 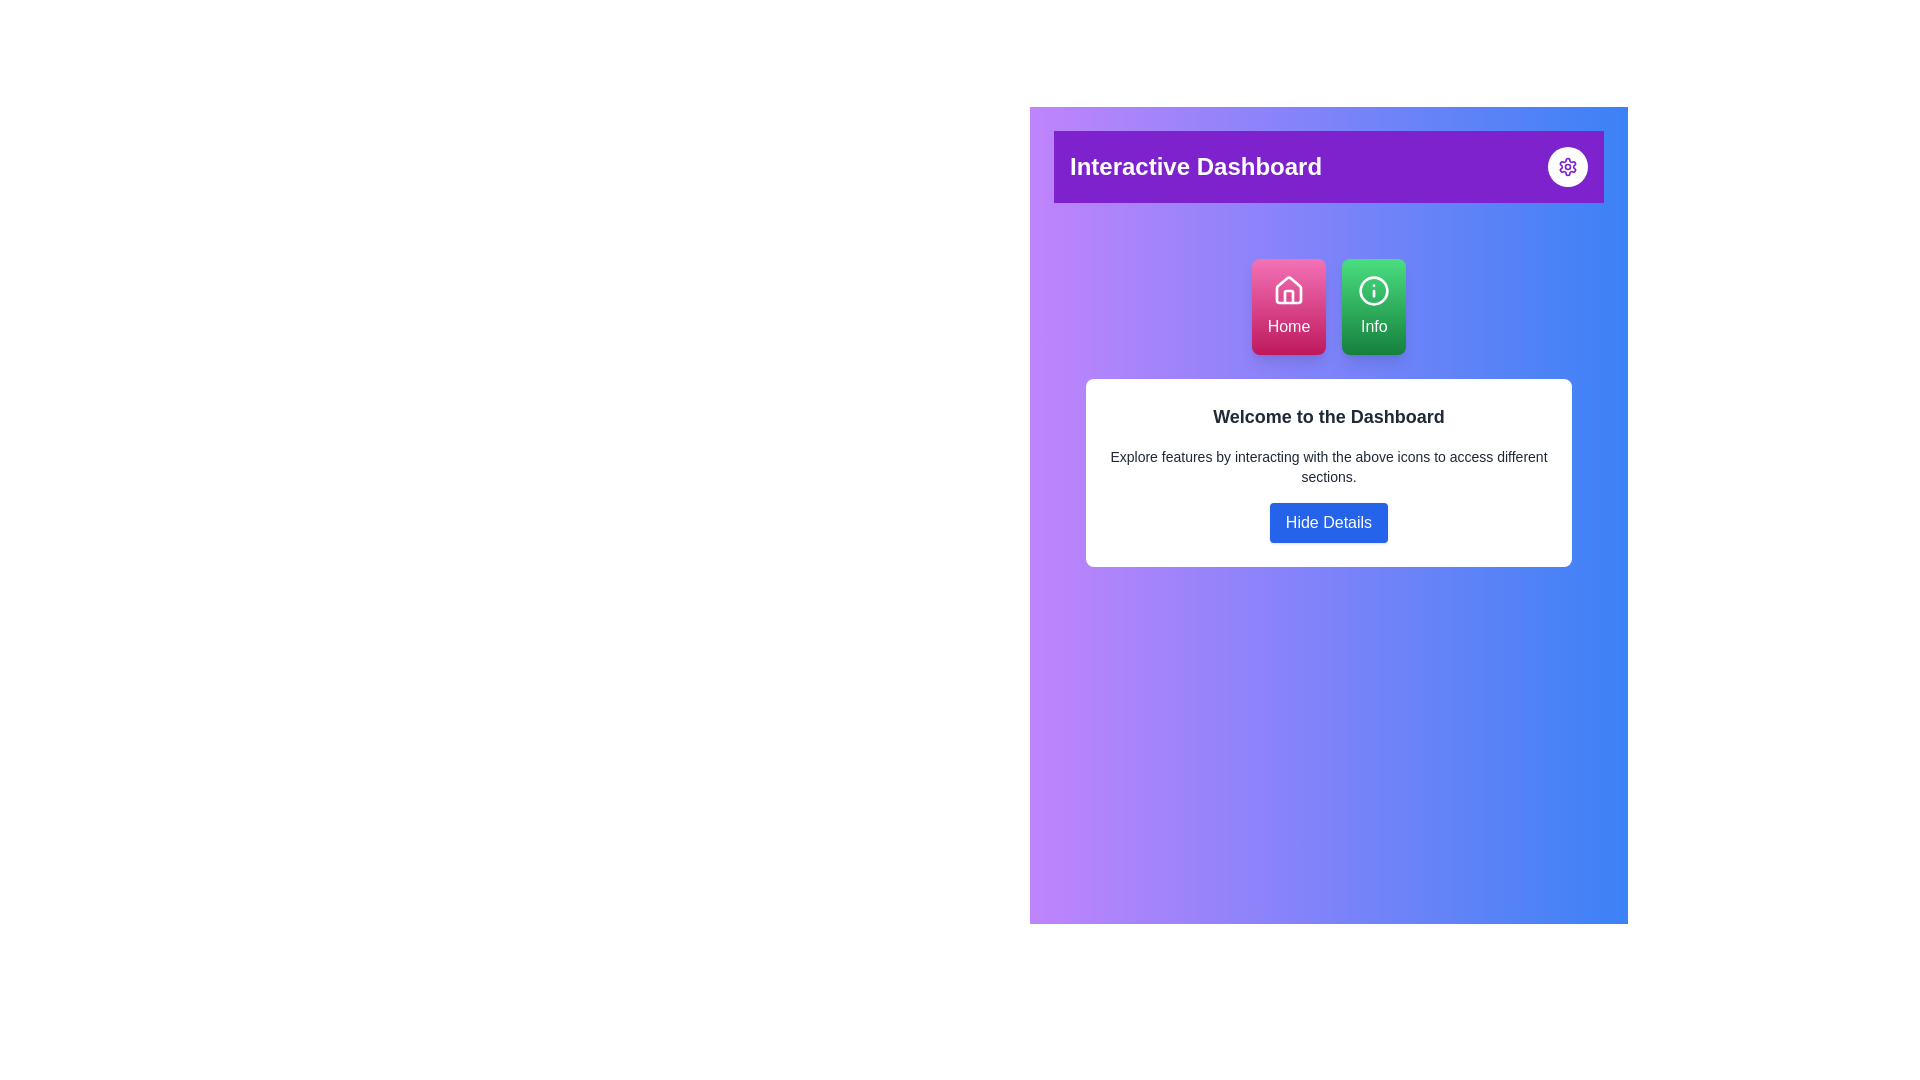 I want to click on the circular vector graphic element located inside the green 'Info' button, which is positioned below the purple header bar and to the right of the pink 'Home' button, so click(x=1372, y=290).